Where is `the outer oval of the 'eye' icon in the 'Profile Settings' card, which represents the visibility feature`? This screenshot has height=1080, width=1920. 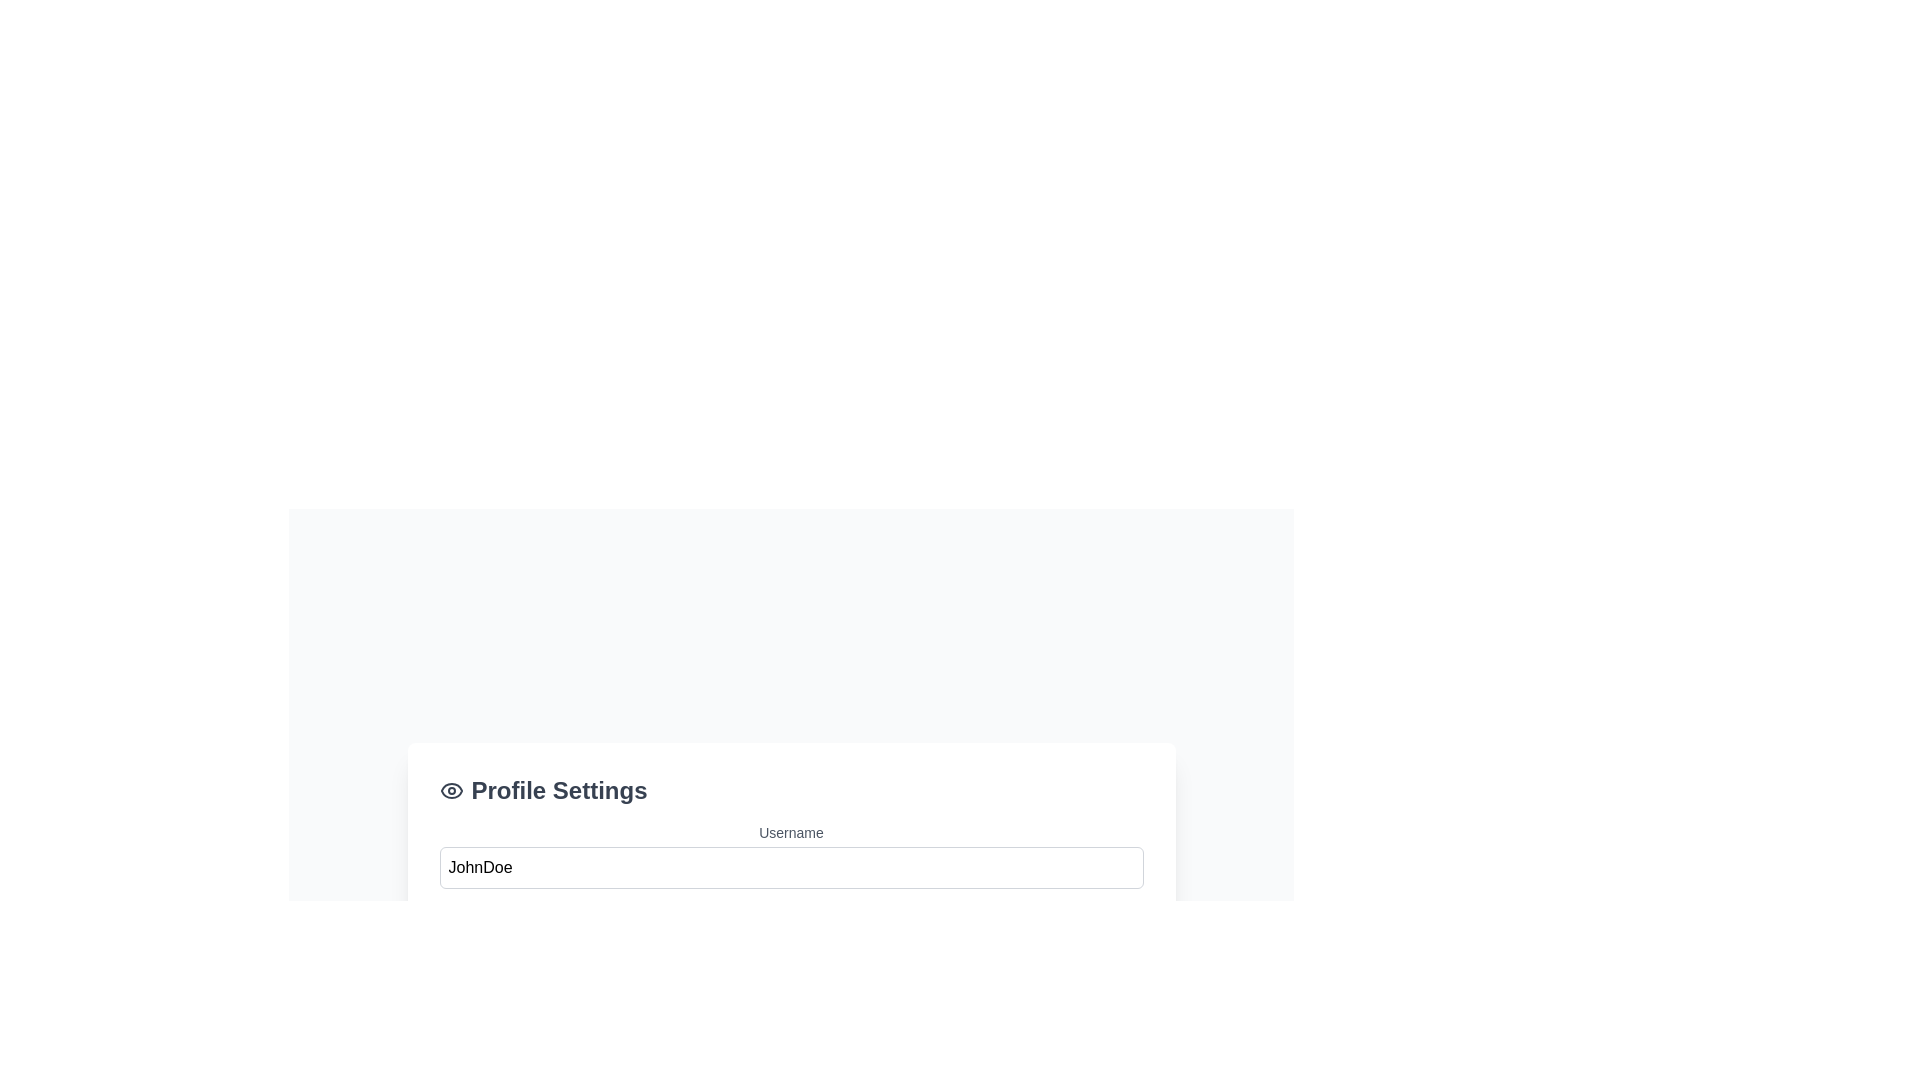 the outer oval of the 'eye' icon in the 'Profile Settings' card, which represents the visibility feature is located at coordinates (450, 789).